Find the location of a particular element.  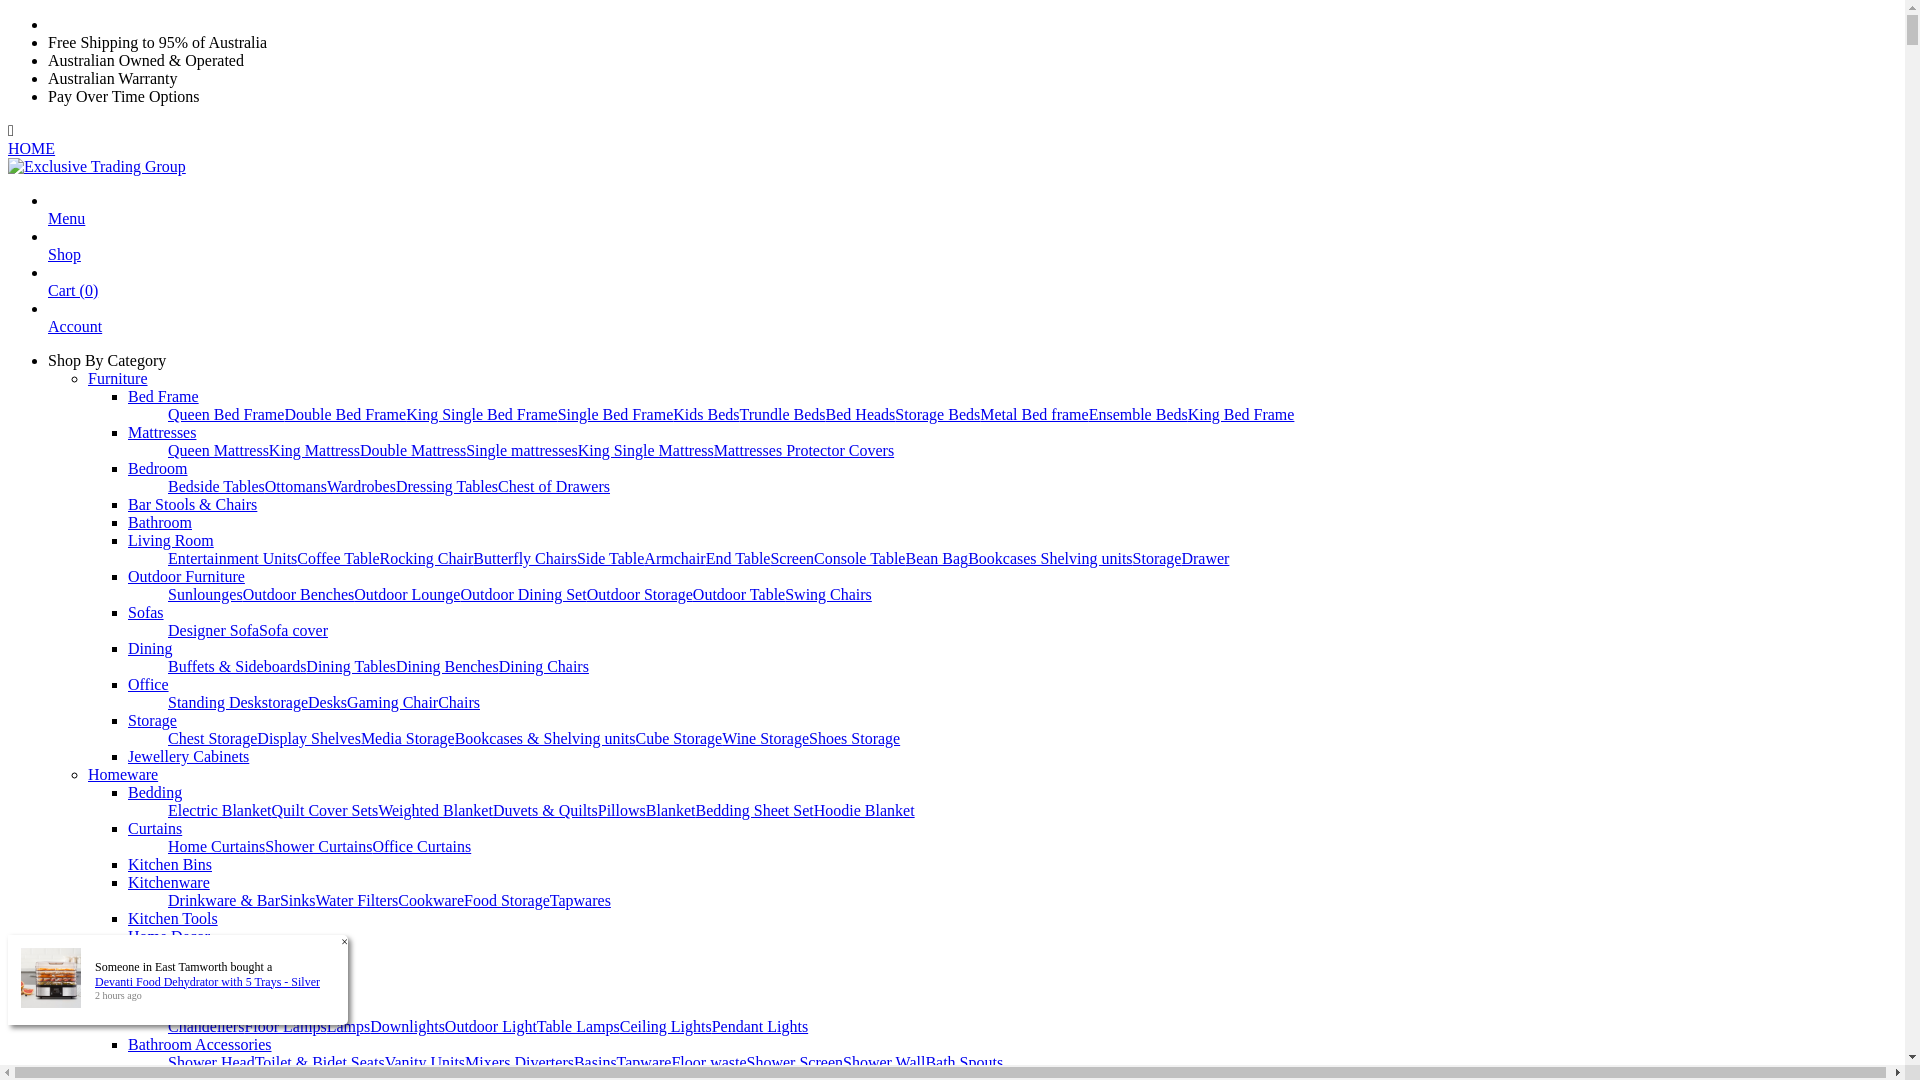

'Screen' is located at coordinates (768, 558).